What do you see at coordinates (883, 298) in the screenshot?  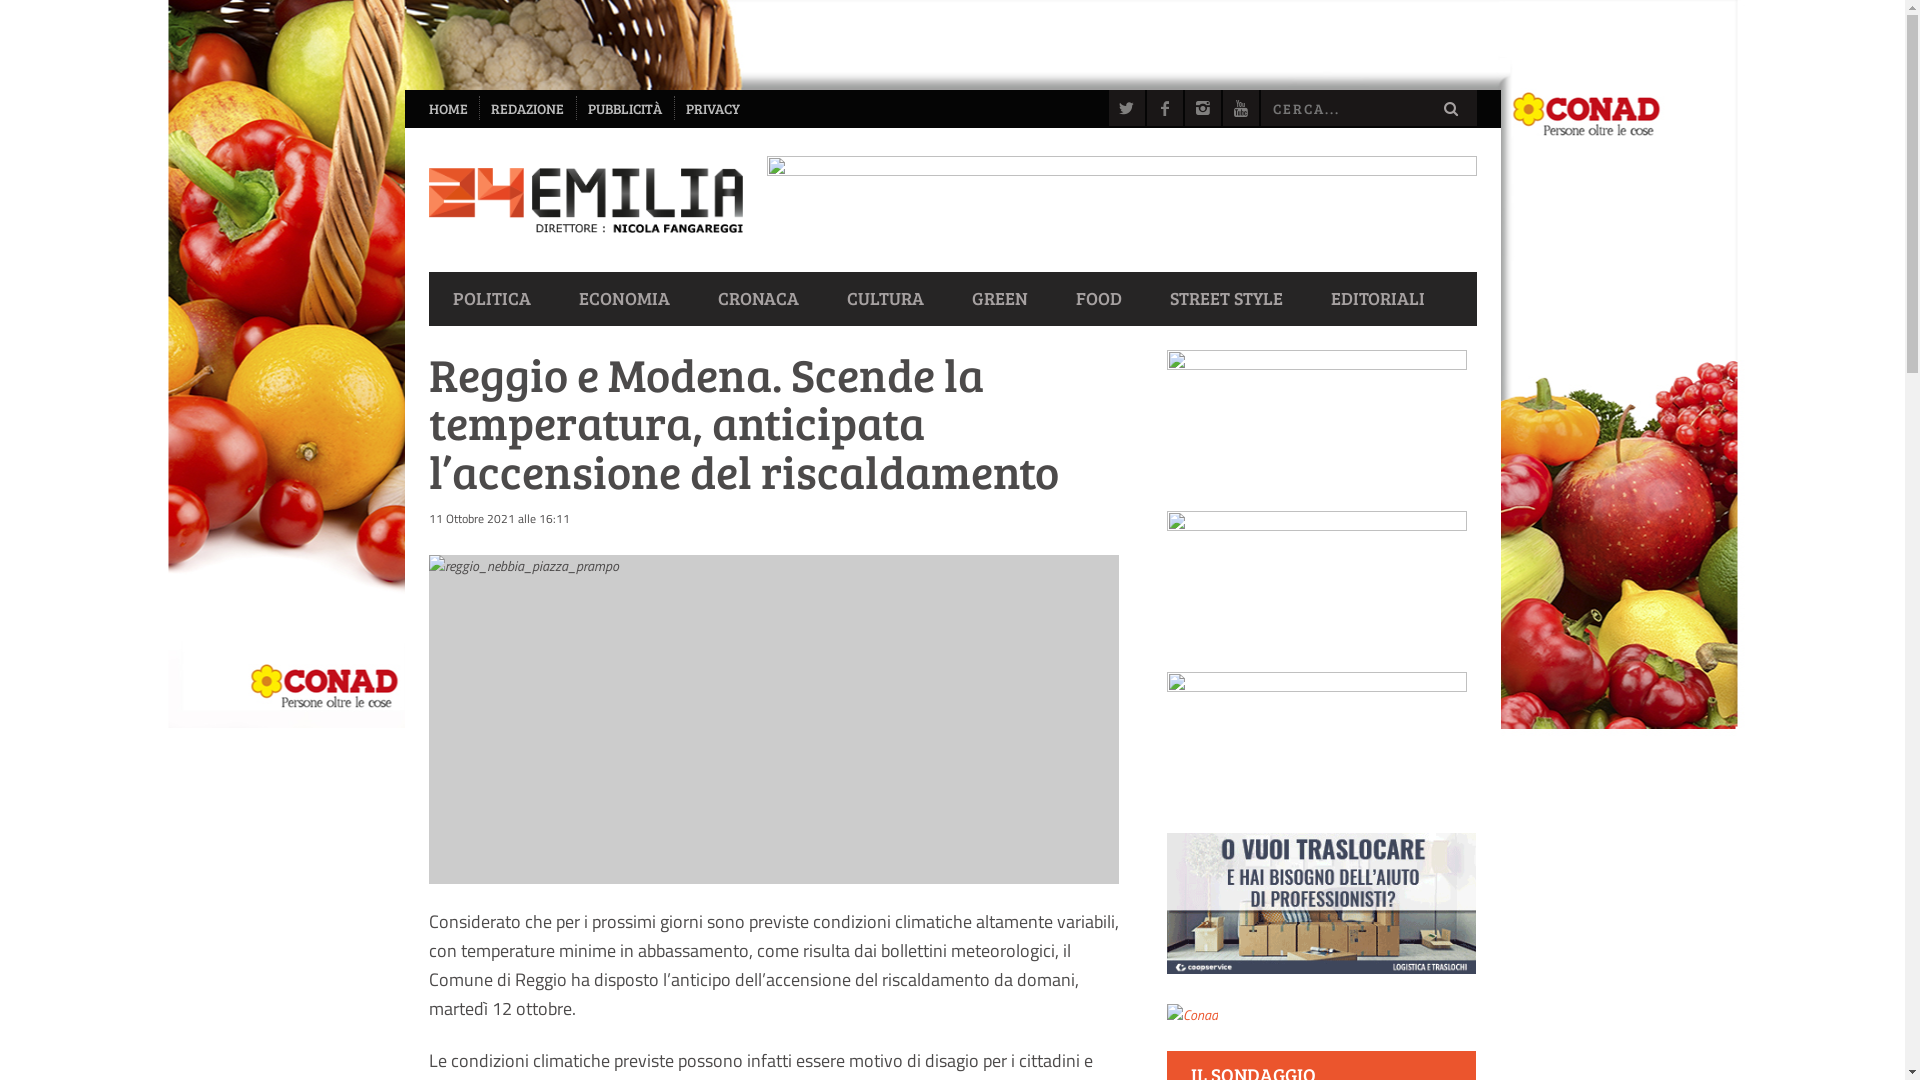 I see `'CULTURA'` at bounding box center [883, 298].